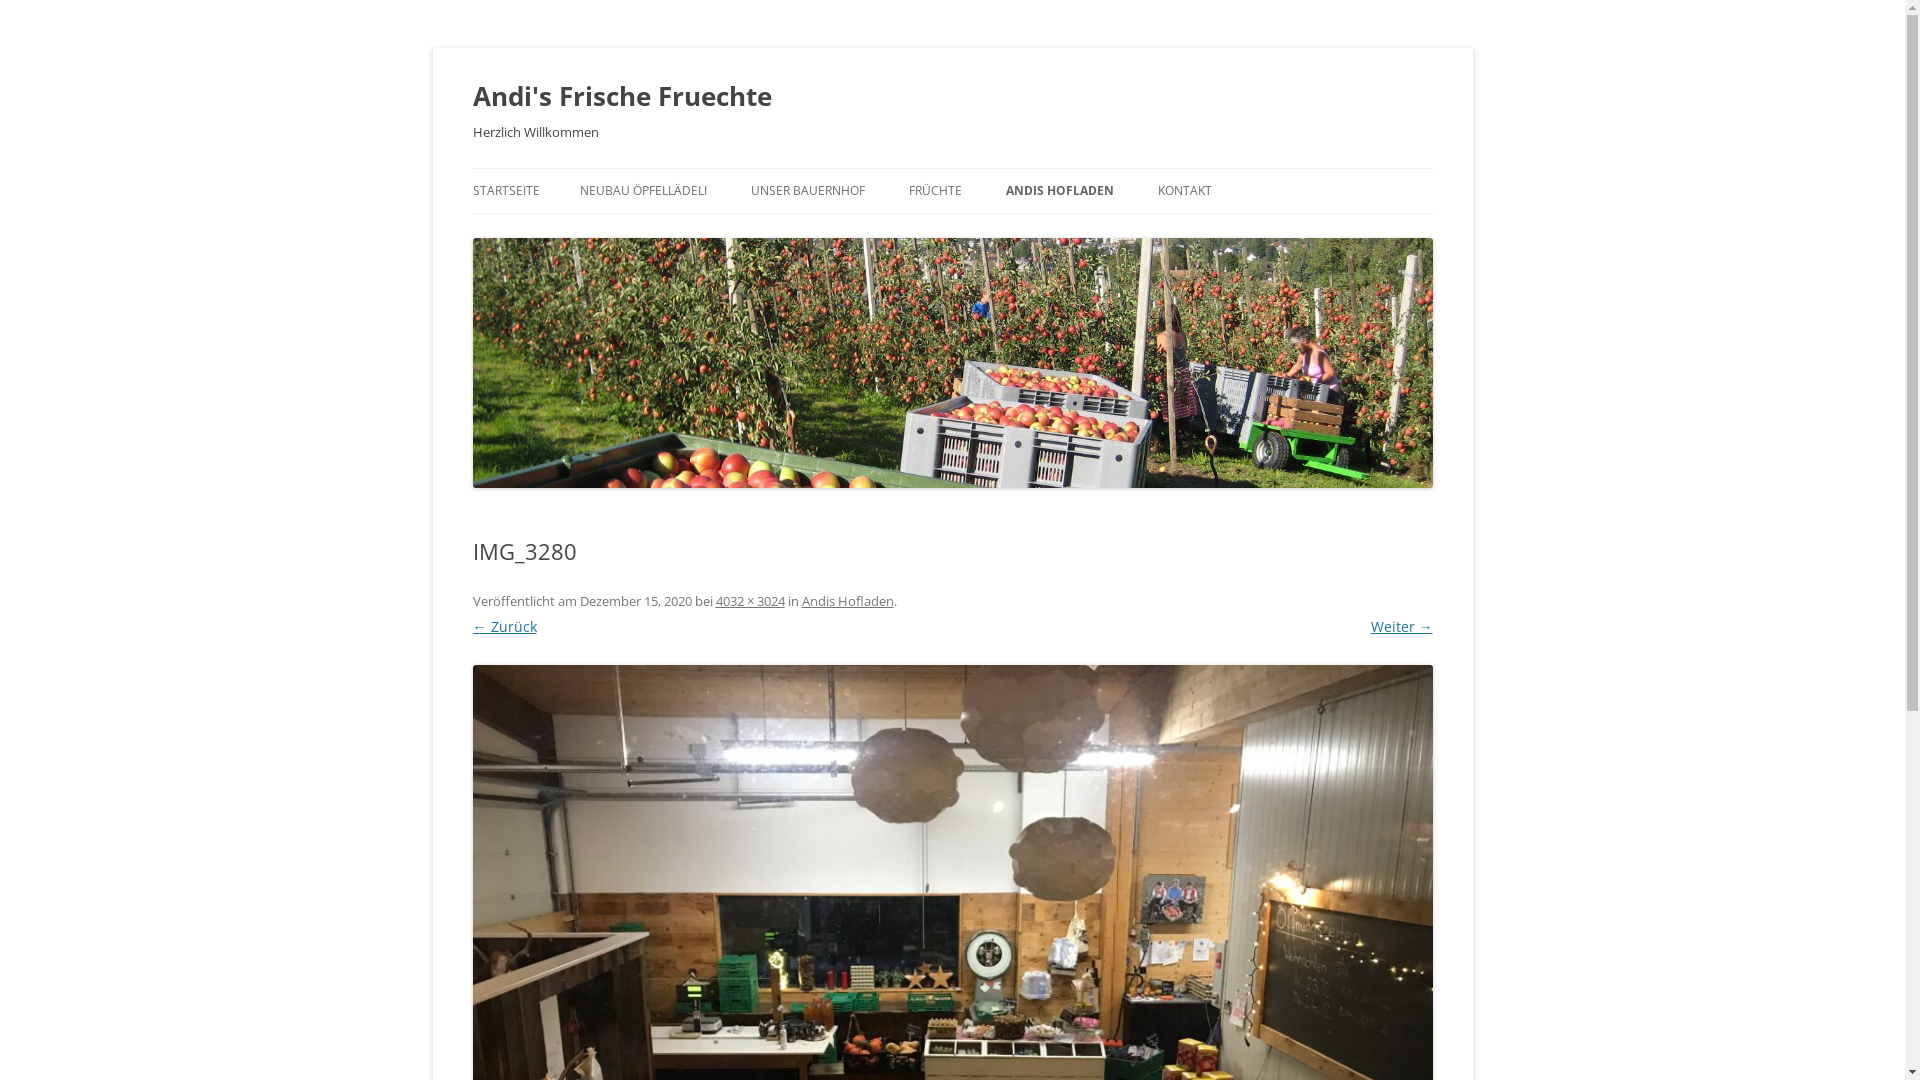  What do you see at coordinates (505, 191) in the screenshot?
I see `'STARTSEITE'` at bounding box center [505, 191].